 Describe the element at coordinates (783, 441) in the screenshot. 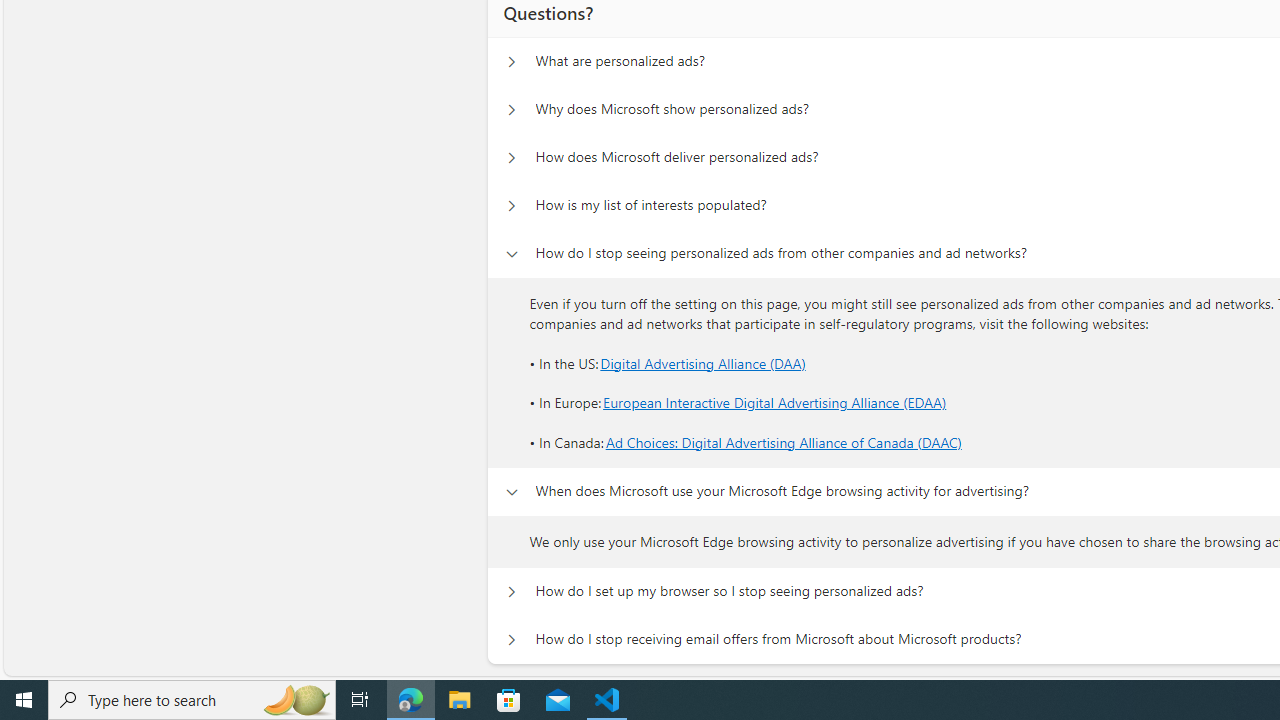

I see `'Ad Choices: Digital Advertising Alliance of Canada (DAAC)'` at that location.